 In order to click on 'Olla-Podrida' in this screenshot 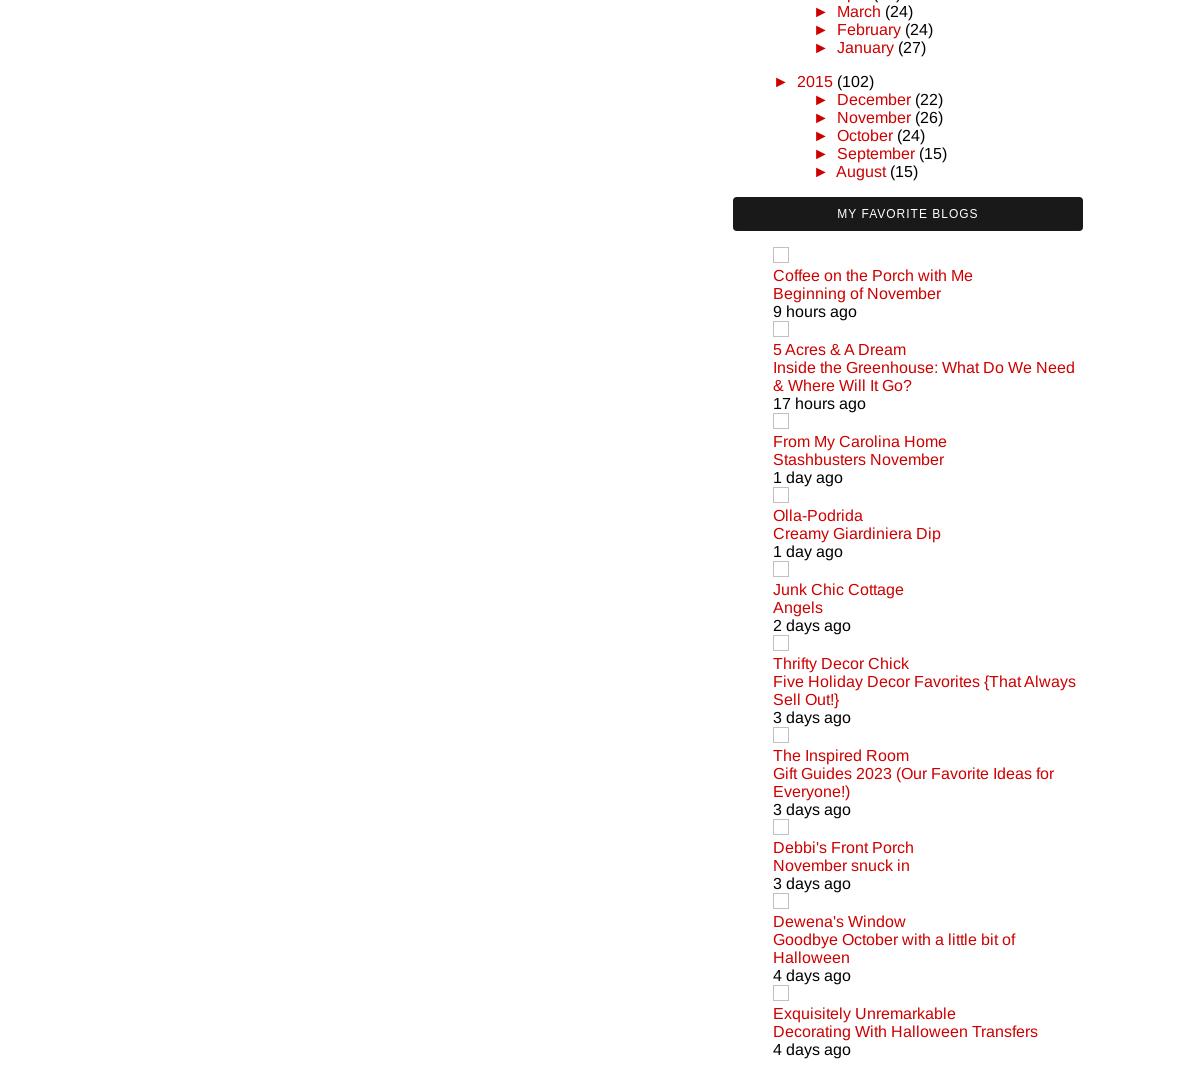, I will do `click(817, 513)`.